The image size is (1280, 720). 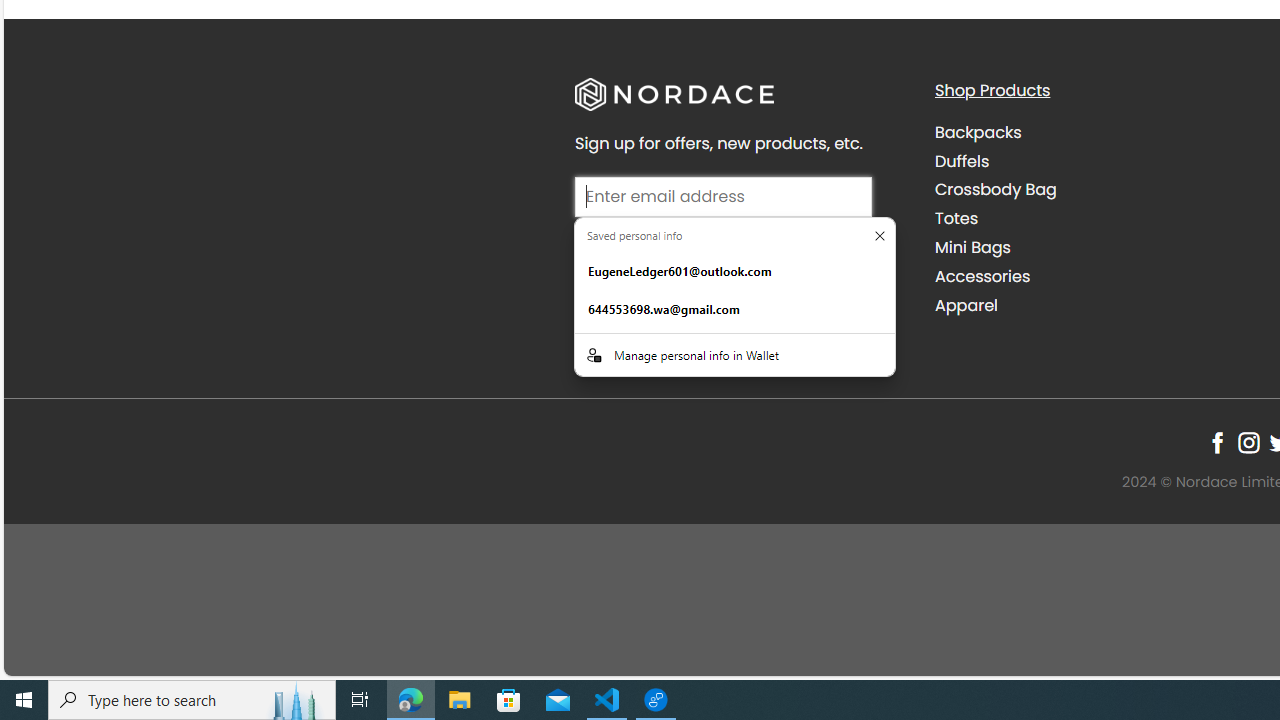 I want to click on 'AutomationID: input_4_1', so click(x=722, y=196).